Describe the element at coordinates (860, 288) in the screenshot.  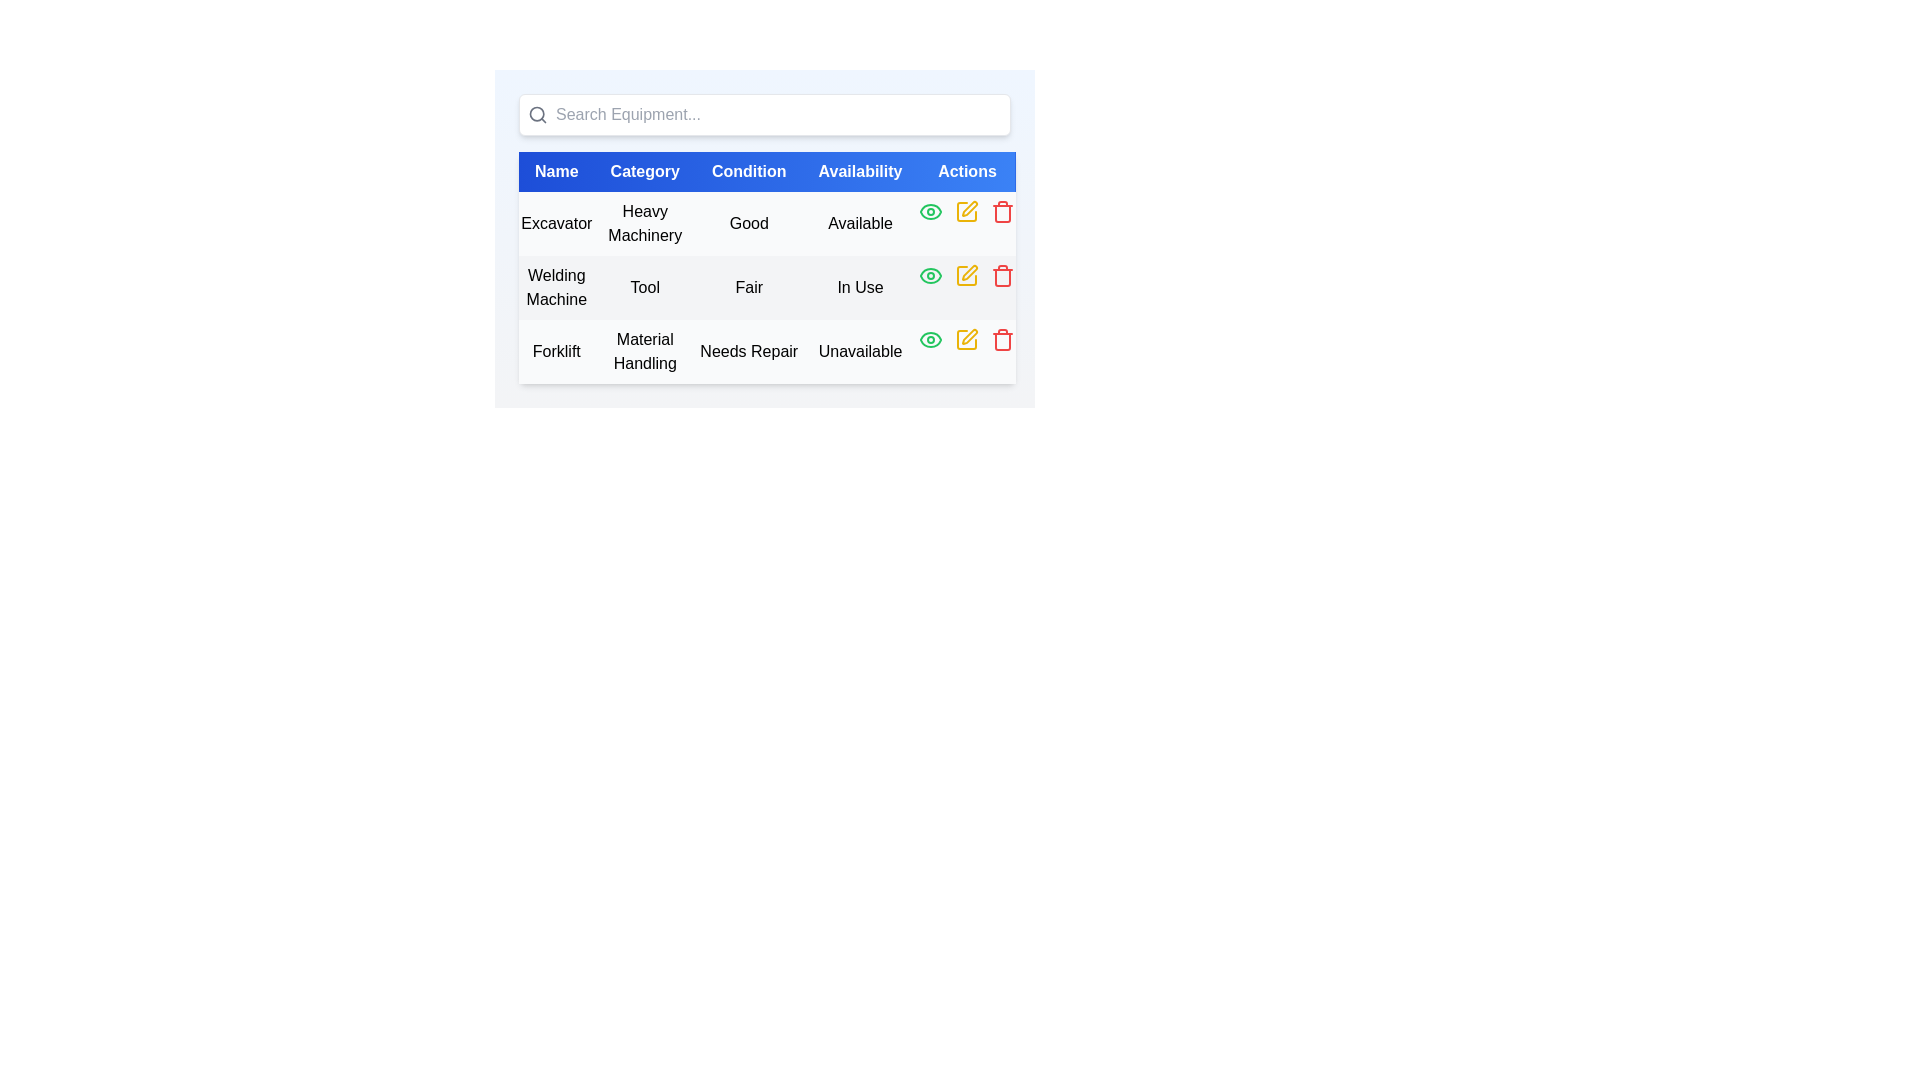
I see `the text label in the second row of the table under the 'Availability' column, which indicates the item is 'In Use'` at that location.